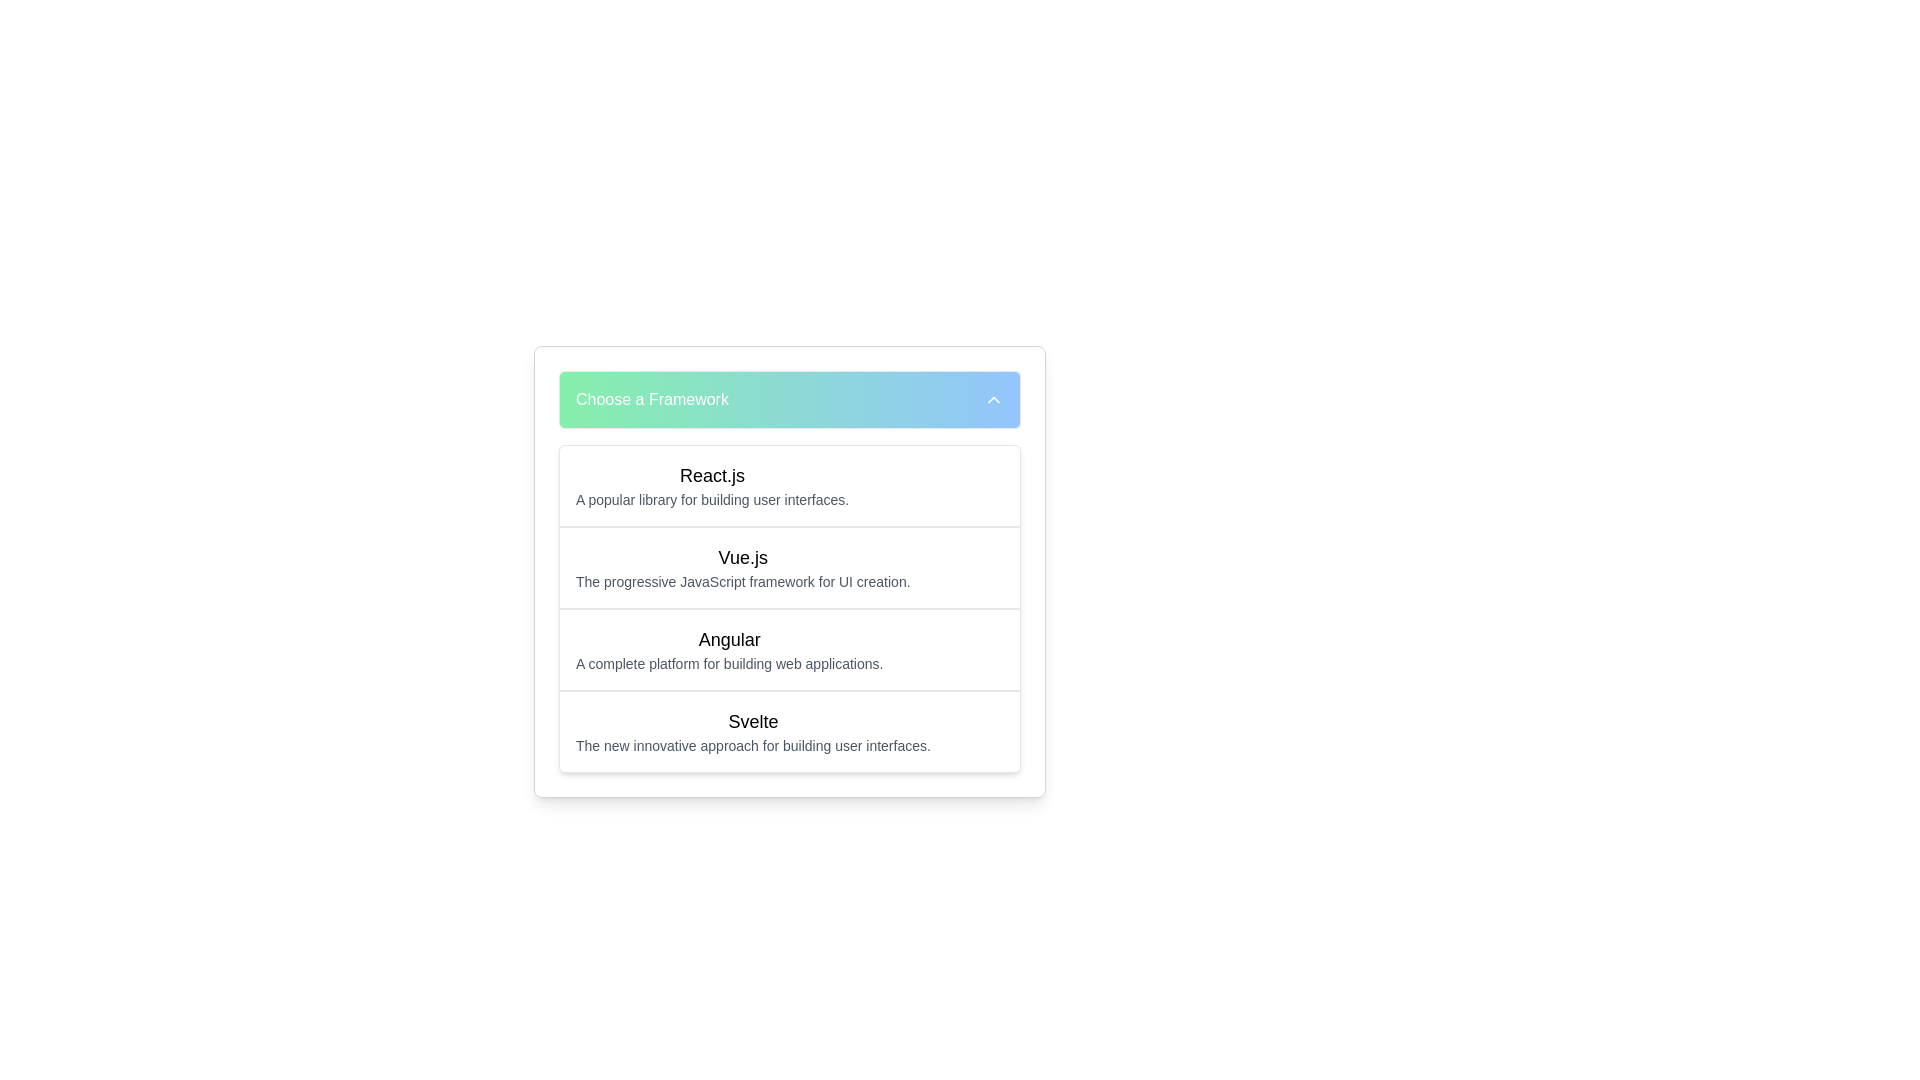  I want to click on the Informational section titled 'Vue.js', which includes a subtitle describing it as 'The progressive JavaScript framework for UI creation.', so click(789, 567).